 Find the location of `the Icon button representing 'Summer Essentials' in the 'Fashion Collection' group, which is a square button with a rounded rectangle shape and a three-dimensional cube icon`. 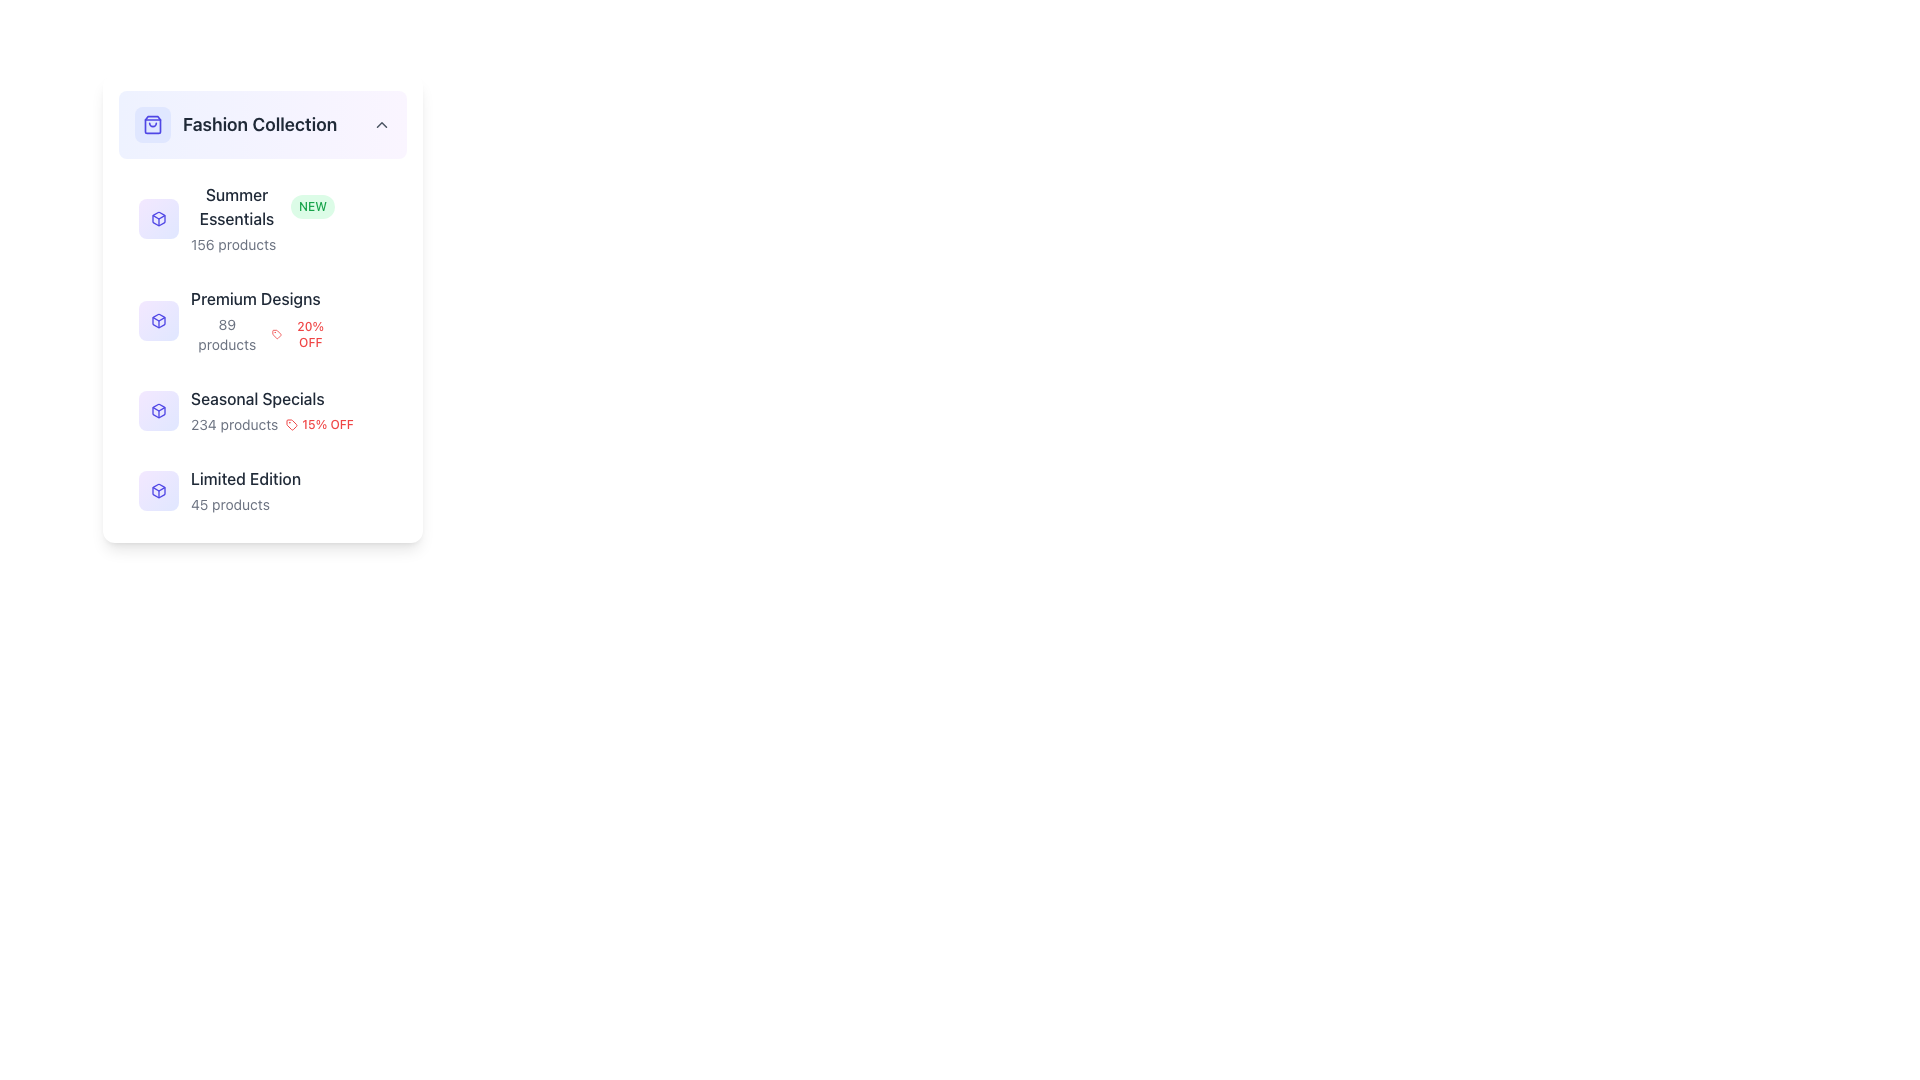

the Icon button representing 'Summer Essentials' in the 'Fashion Collection' group, which is a square button with a rounded rectangle shape and a three-dimensional cube icon is located at coordinates (157, 219).